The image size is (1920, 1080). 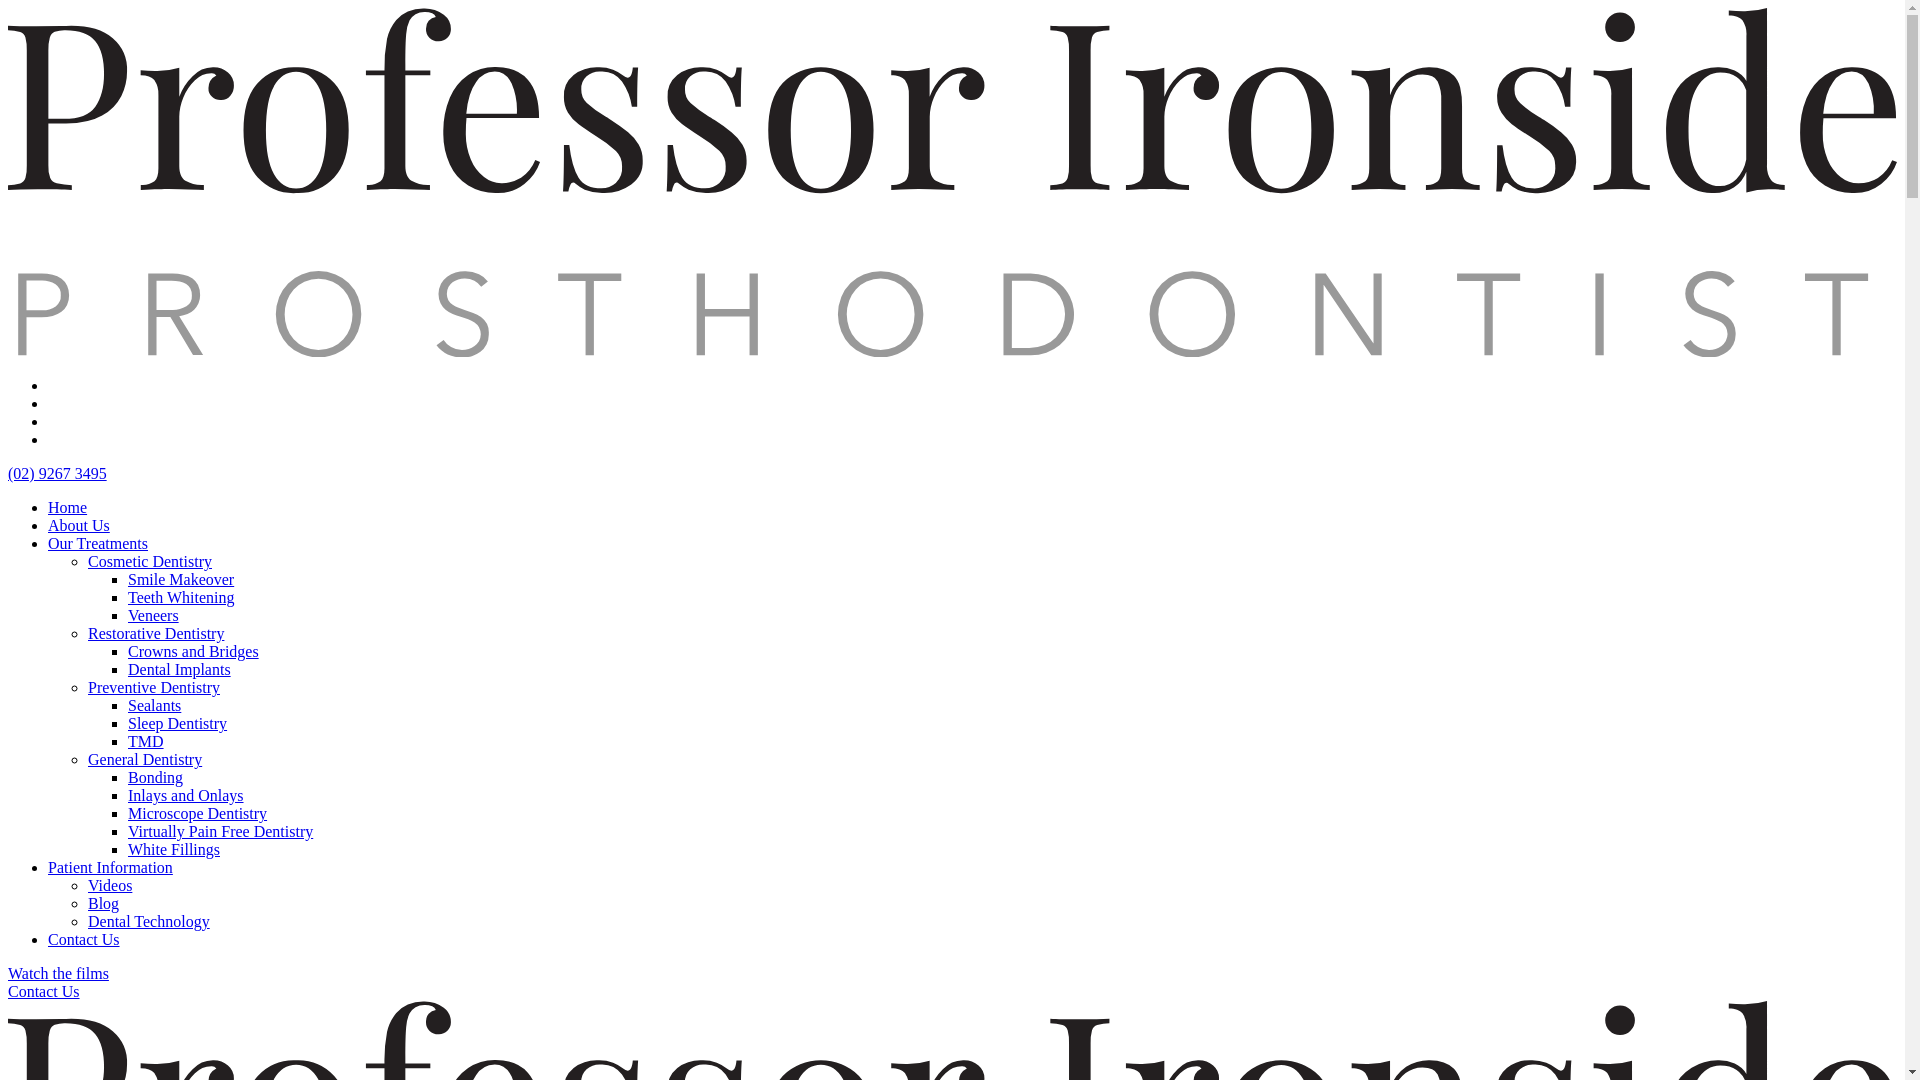 What do you see at coordinates (102, 903) in the screenshot?
I see `'Blog'` at bounding box center [102, 903].